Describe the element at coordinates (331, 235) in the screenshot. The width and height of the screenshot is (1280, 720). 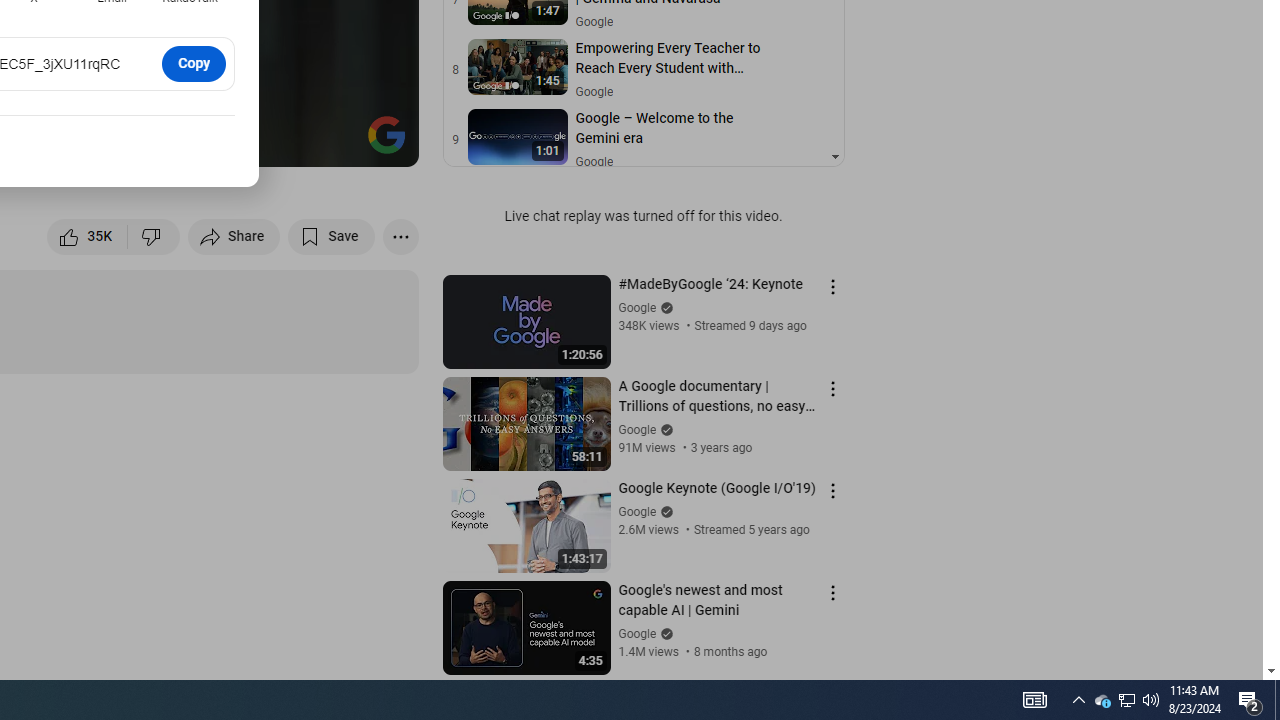
I see `'Save to playlist'` at that location.